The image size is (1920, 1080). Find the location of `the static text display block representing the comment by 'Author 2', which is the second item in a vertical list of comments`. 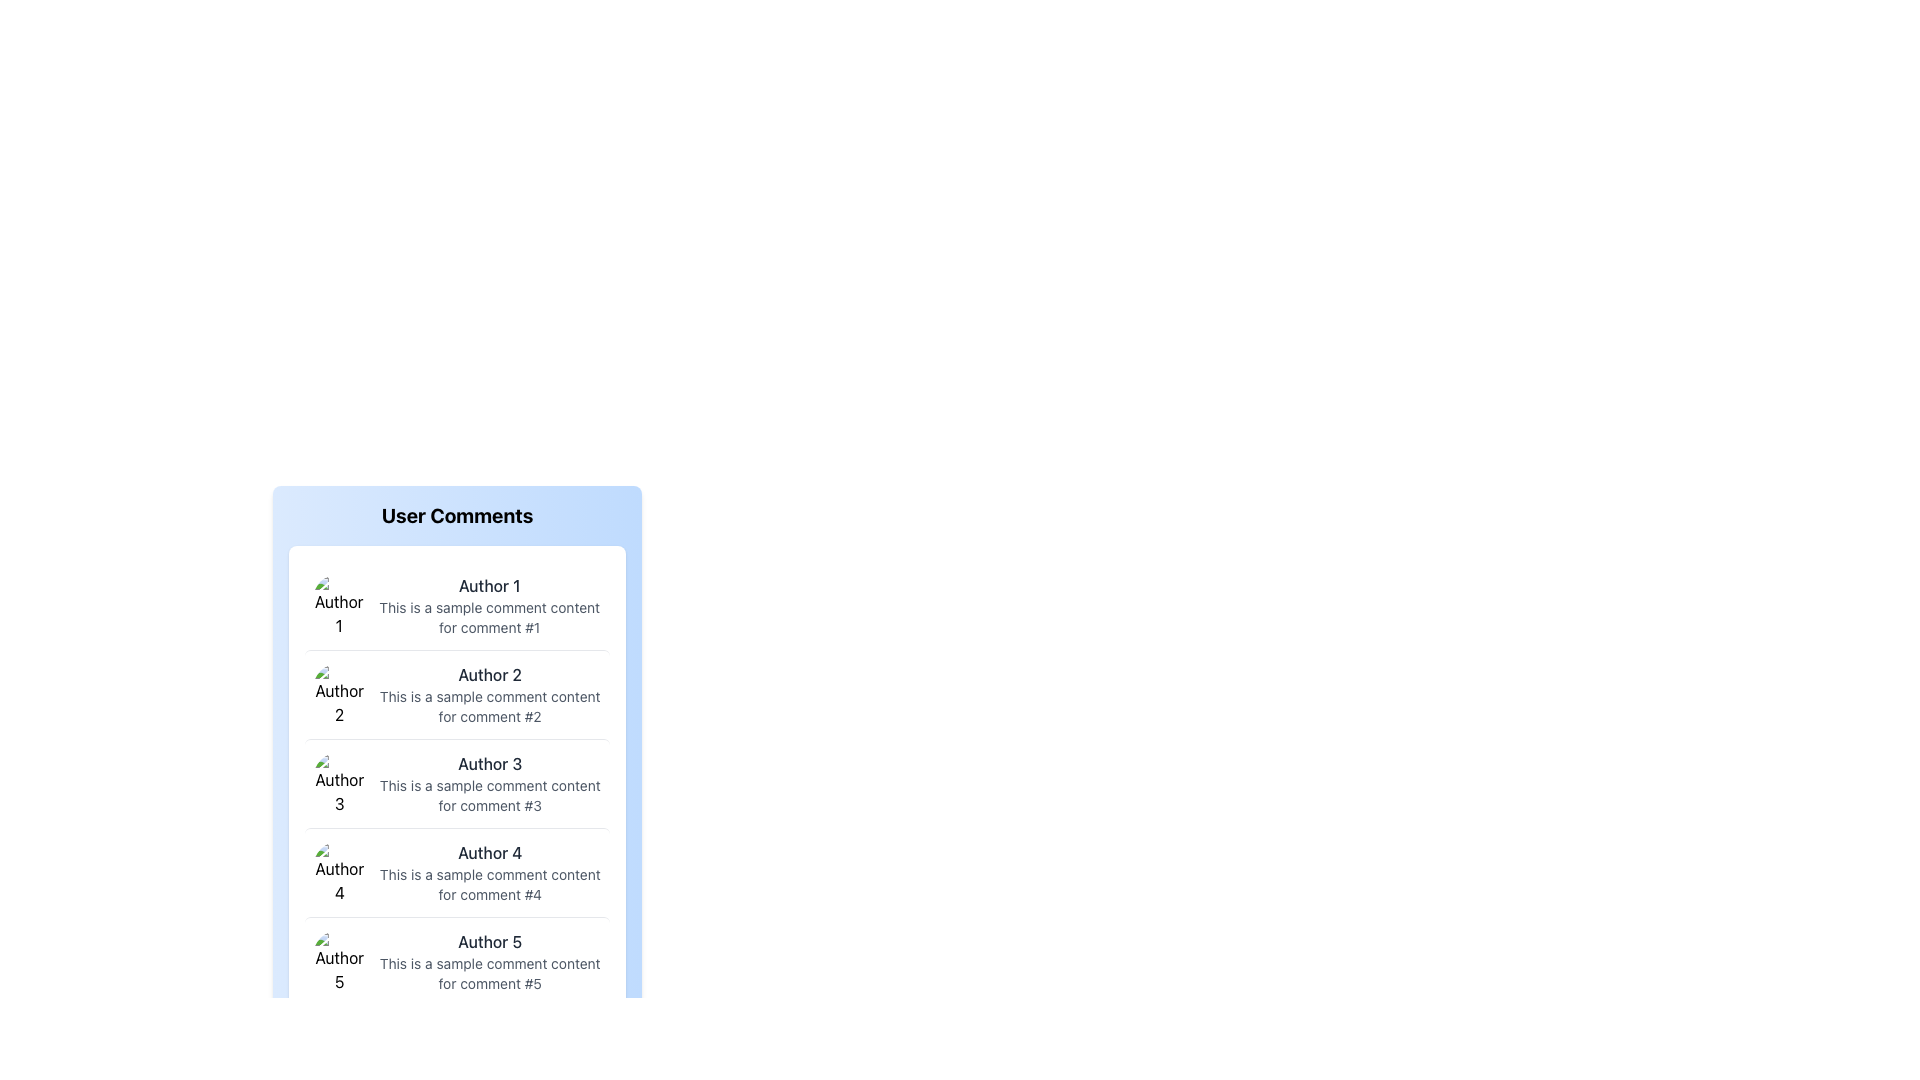

the static text display block representing the comment by 'Author 2', which is the second item in a vertical list of comments is located at coordinates (490, 693).